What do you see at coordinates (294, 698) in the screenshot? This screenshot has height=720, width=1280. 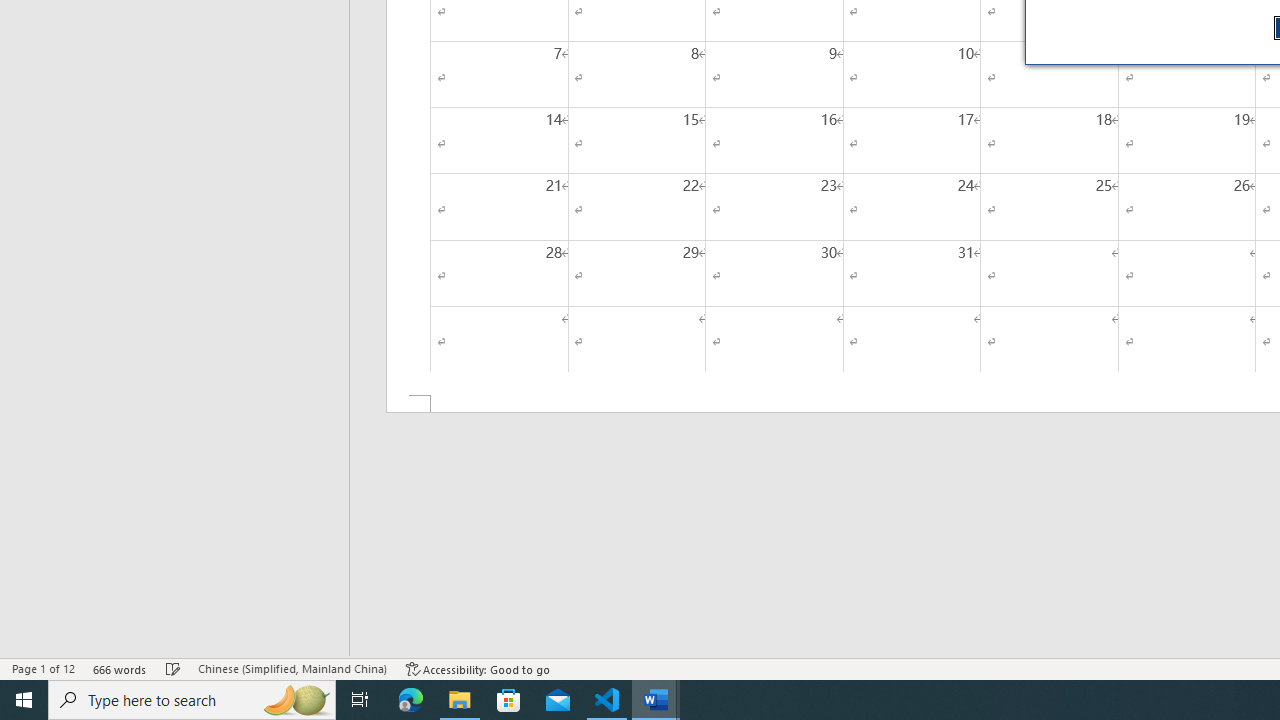 I see `'Search highlights icon opens search home window'` at bounding box center [294, 698].